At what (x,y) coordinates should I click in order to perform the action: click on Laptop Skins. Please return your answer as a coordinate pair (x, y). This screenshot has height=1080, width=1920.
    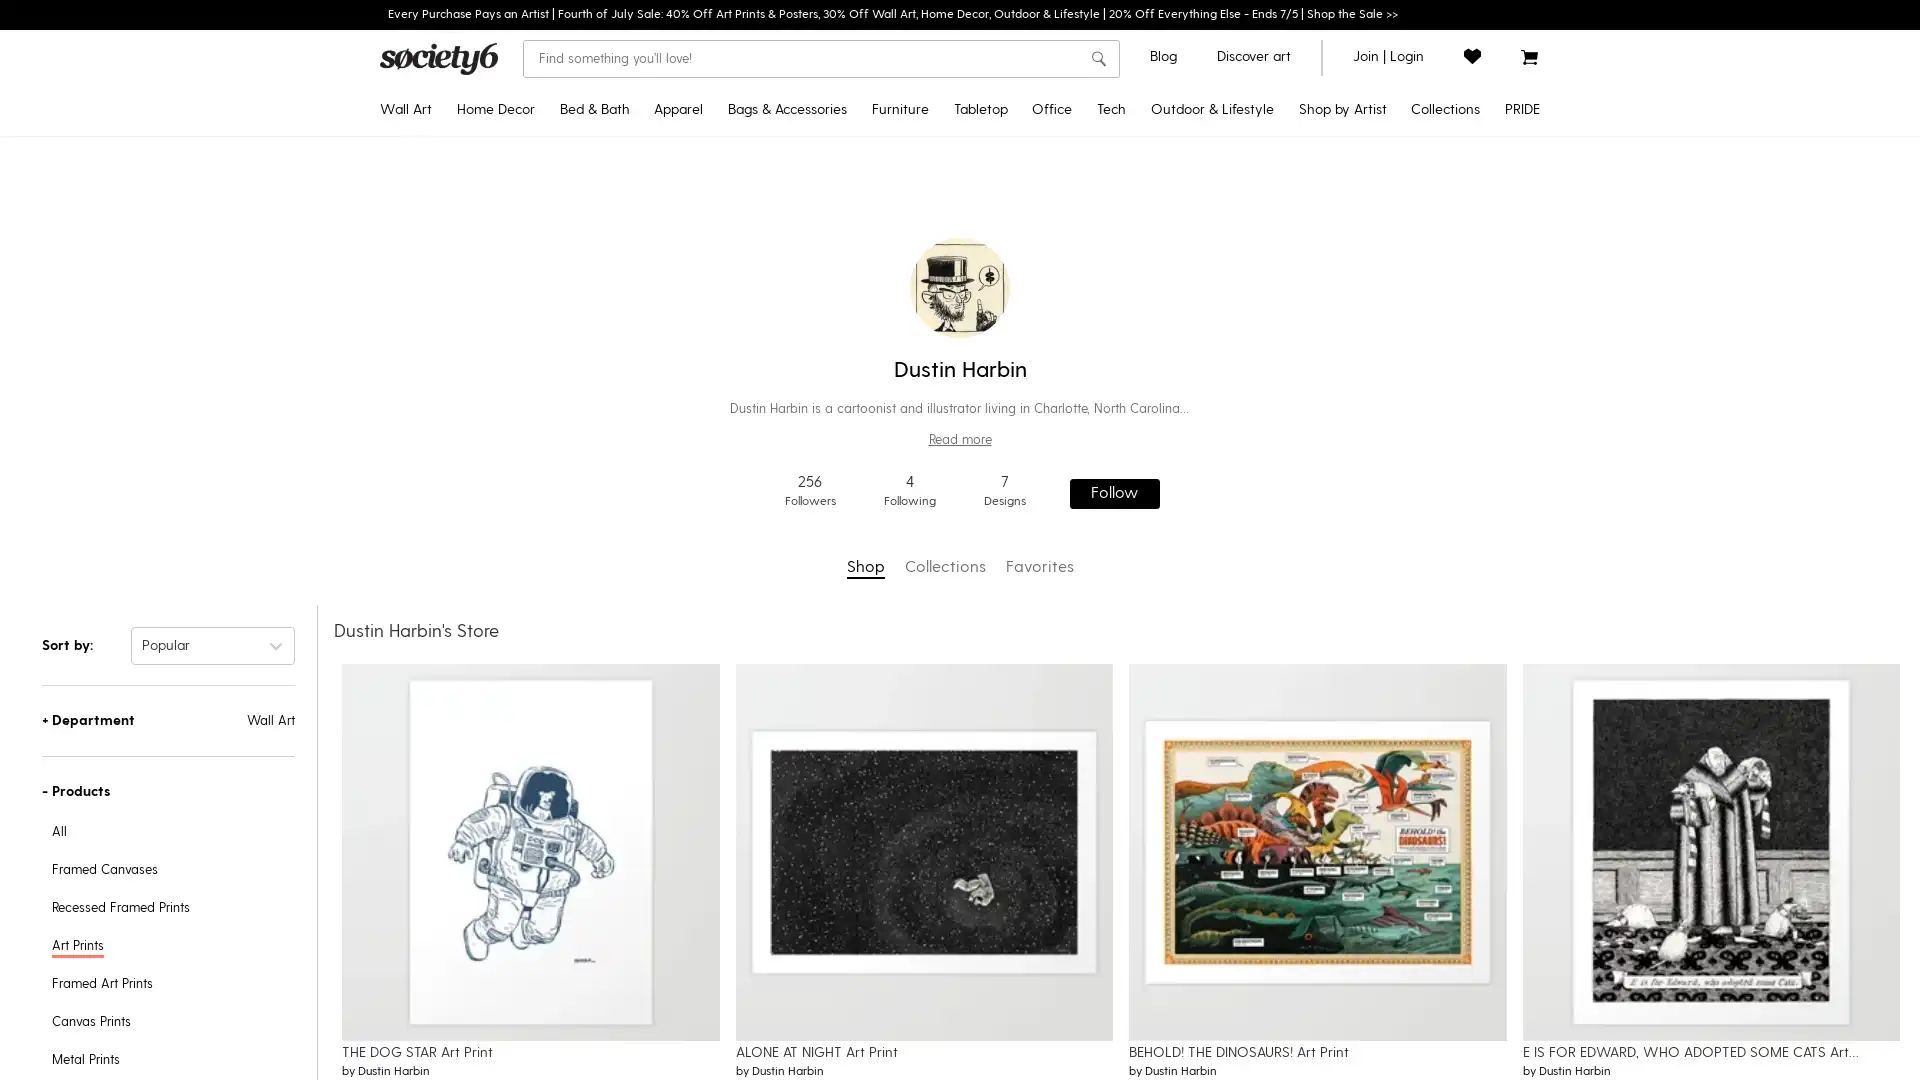
    Looking at the image, I should click on (1182, 482).